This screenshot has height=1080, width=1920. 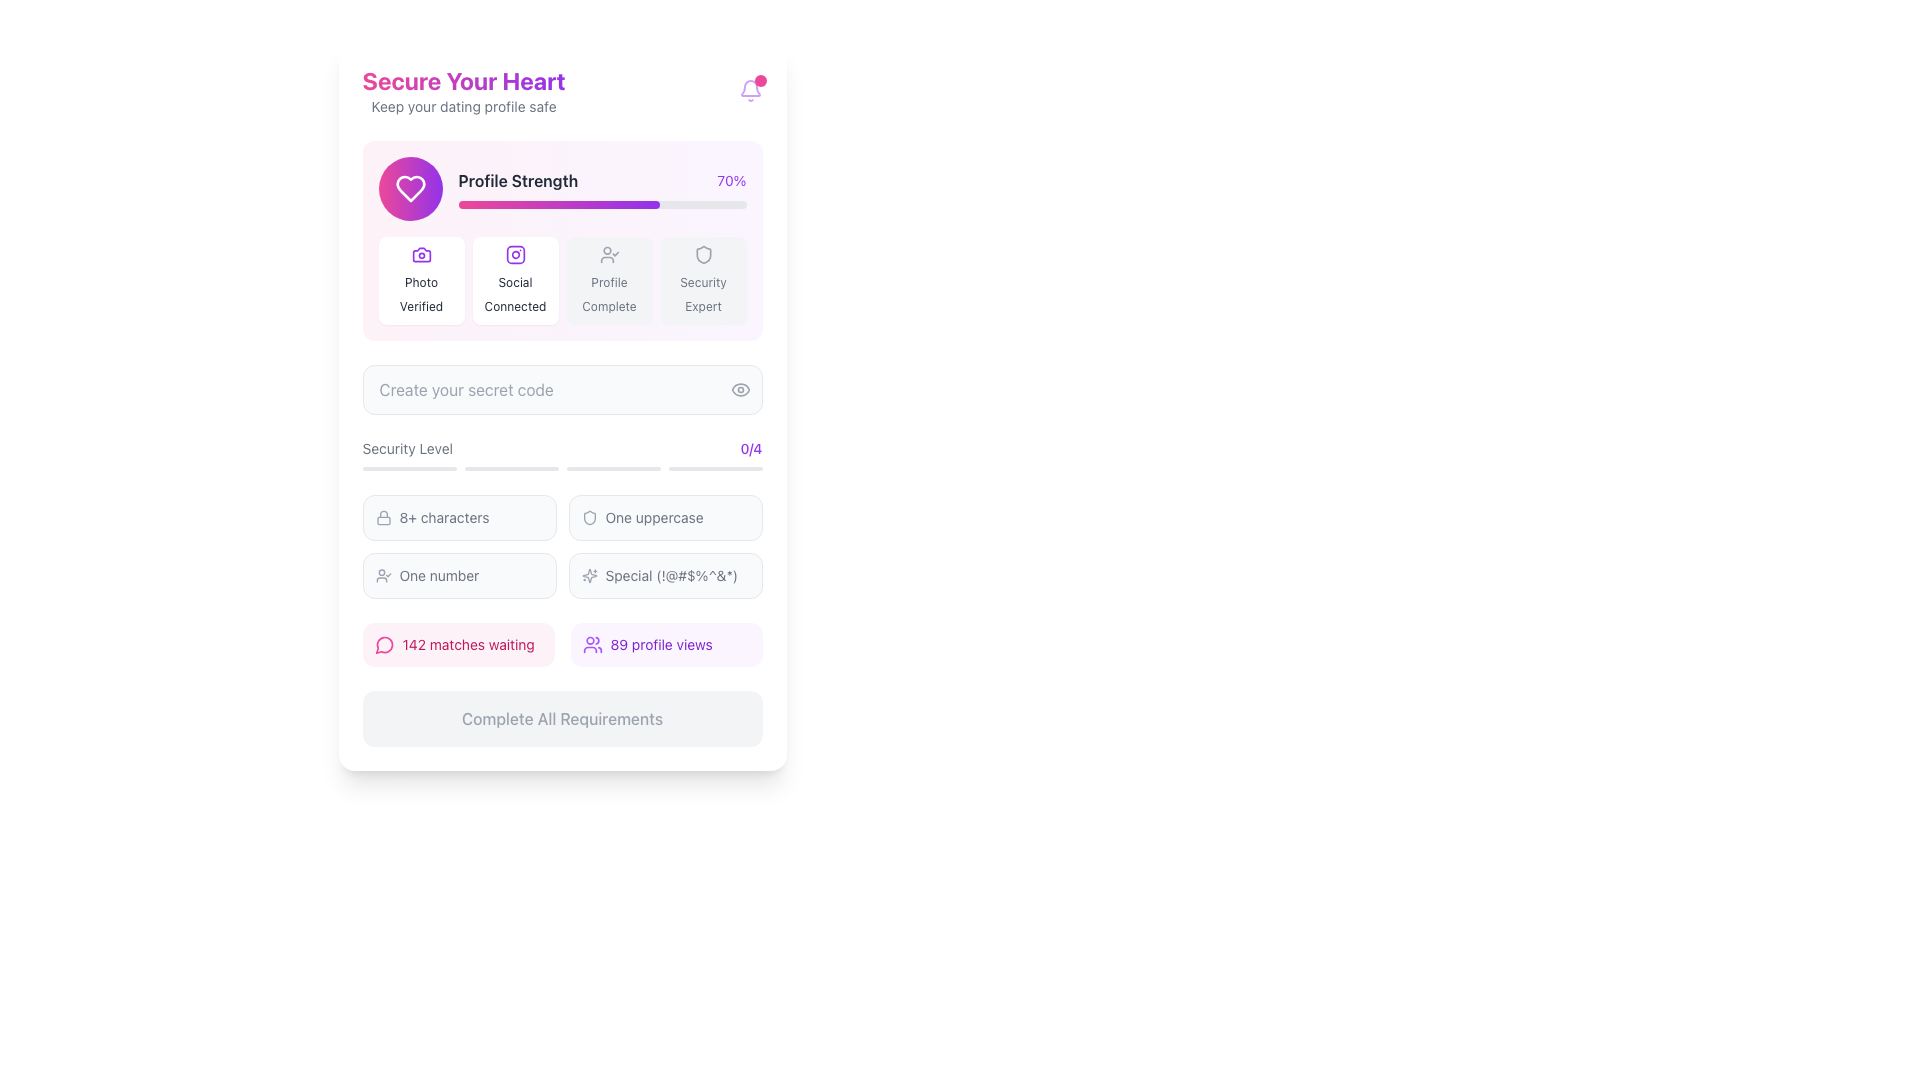 What do you see at coordinates (458, 575) in the screenshot?
I see `the second password requirement text label with an icon indicating the need for at least one numerical character in the 'Security Level' subsection of the UI card` at bounding box center [458, 575].